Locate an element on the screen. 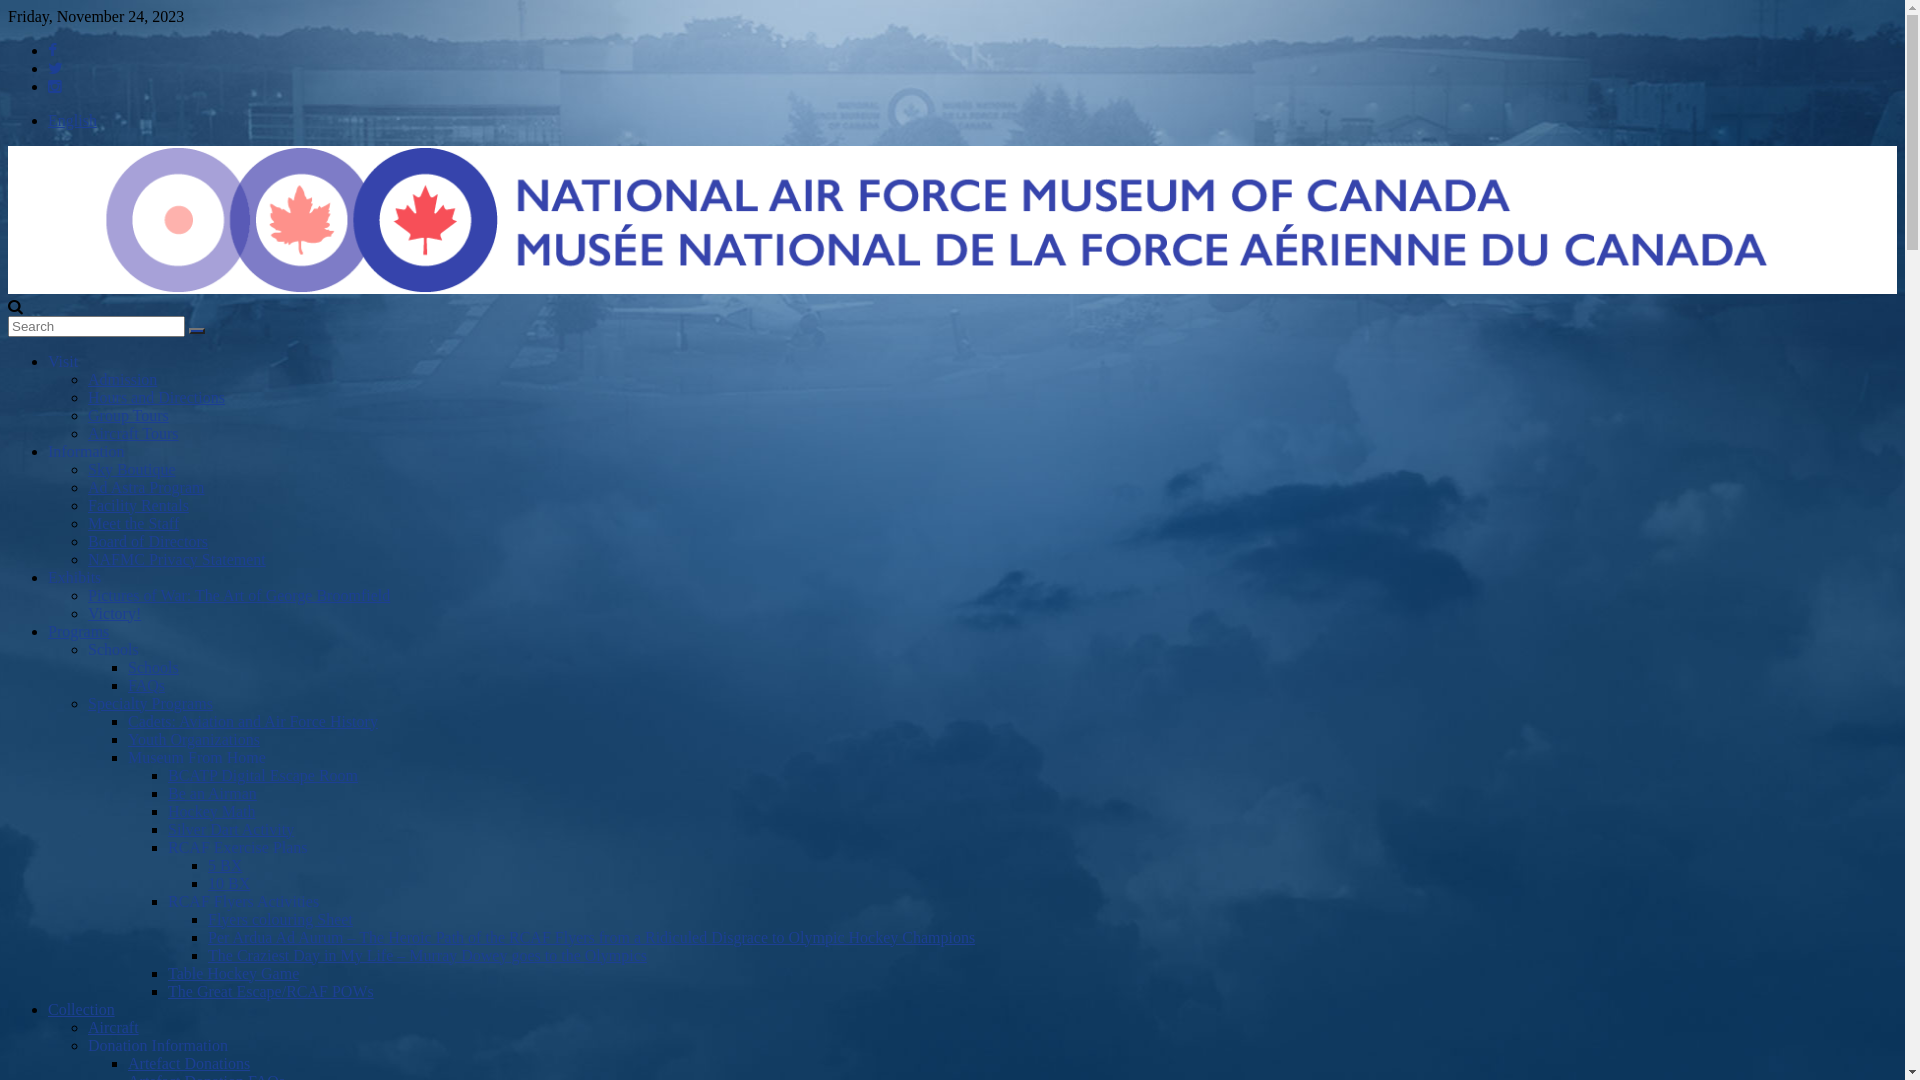 Image resolution: width=1920 pixels, height=1080 pixels. 'Flyers colouring Sheet' is located at coordinates (279, 919).